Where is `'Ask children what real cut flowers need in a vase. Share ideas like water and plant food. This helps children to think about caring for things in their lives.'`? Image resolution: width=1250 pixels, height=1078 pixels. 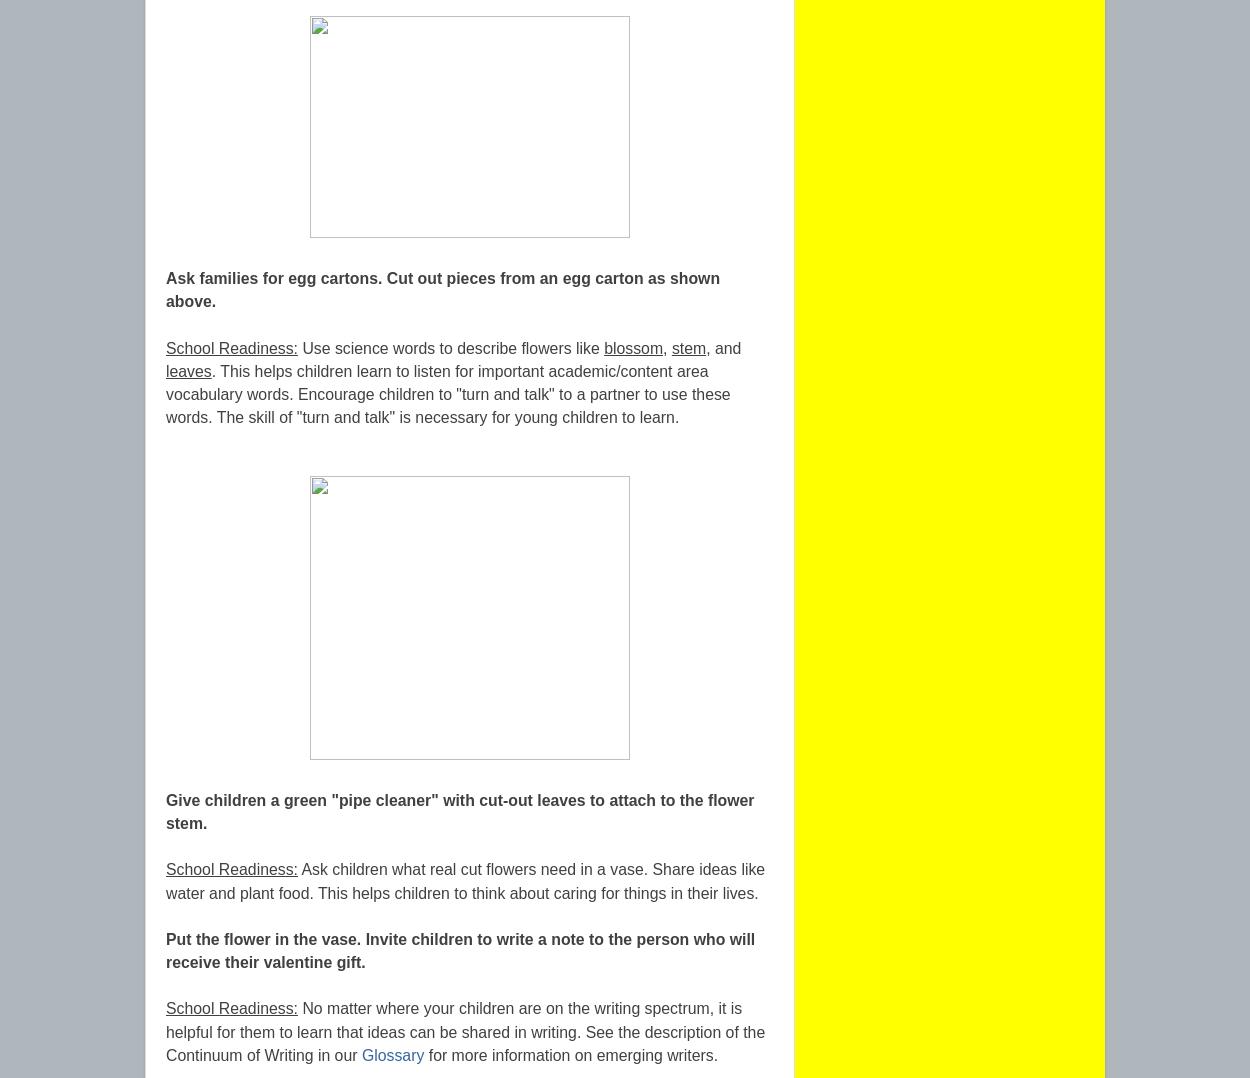 'Ask children what real cut flowers need in a vase. Share ideas like water and plant food. This helps children to think about caring for things in their lives.' is located at coordinates (166, 880).